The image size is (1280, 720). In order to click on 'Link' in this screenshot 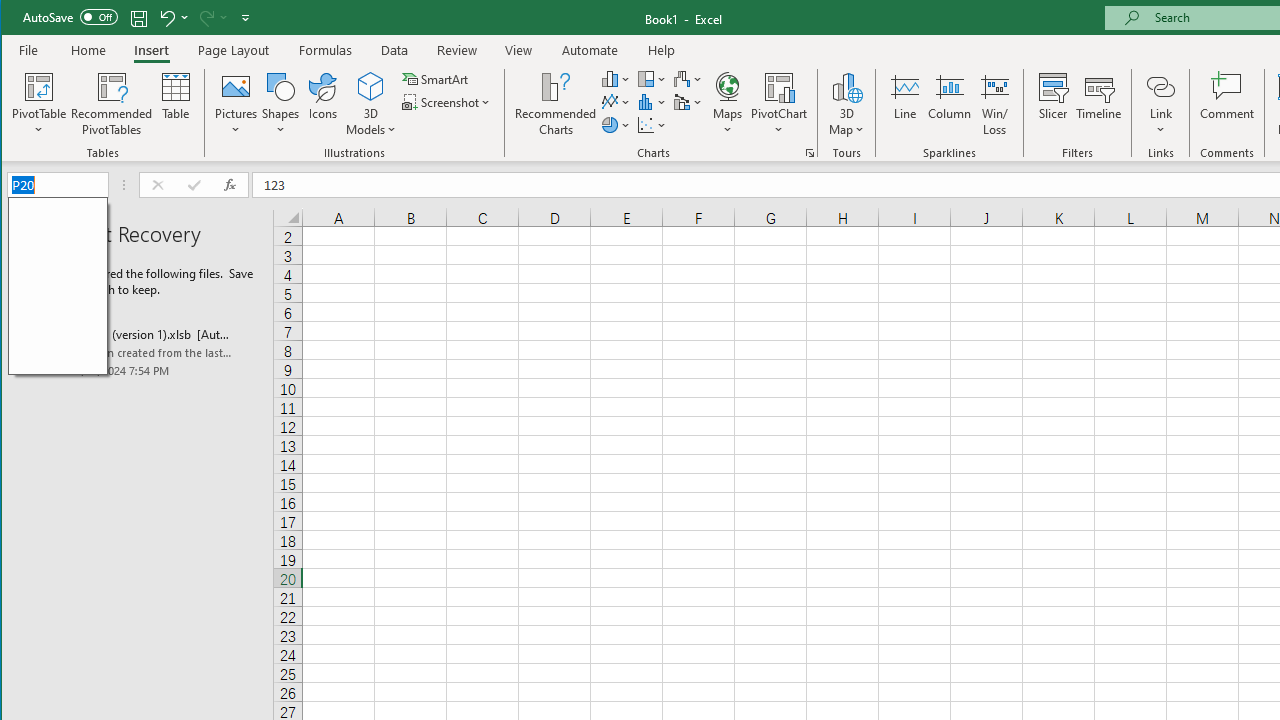, I will do `click(1160, 85)`.